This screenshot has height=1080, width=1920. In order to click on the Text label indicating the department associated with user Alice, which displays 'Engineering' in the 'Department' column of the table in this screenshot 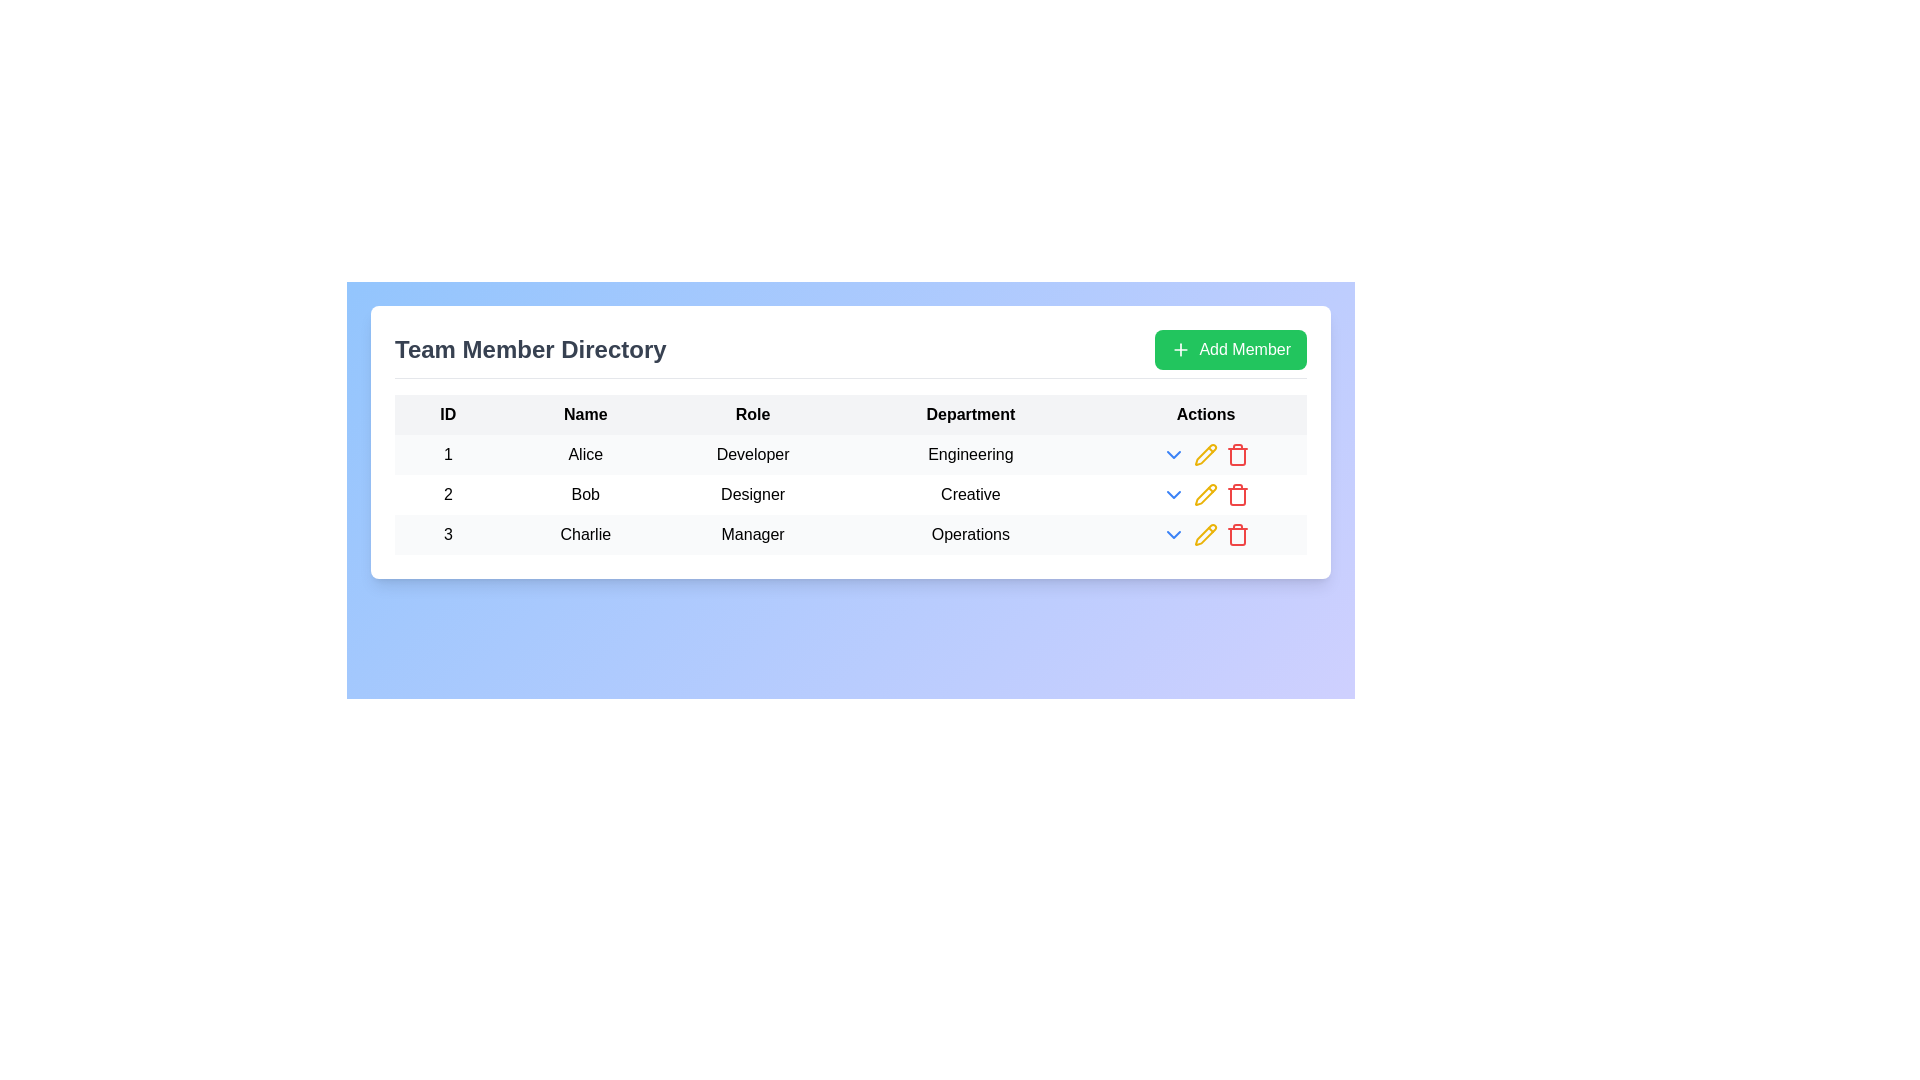, I will do `click(970, 455)`.